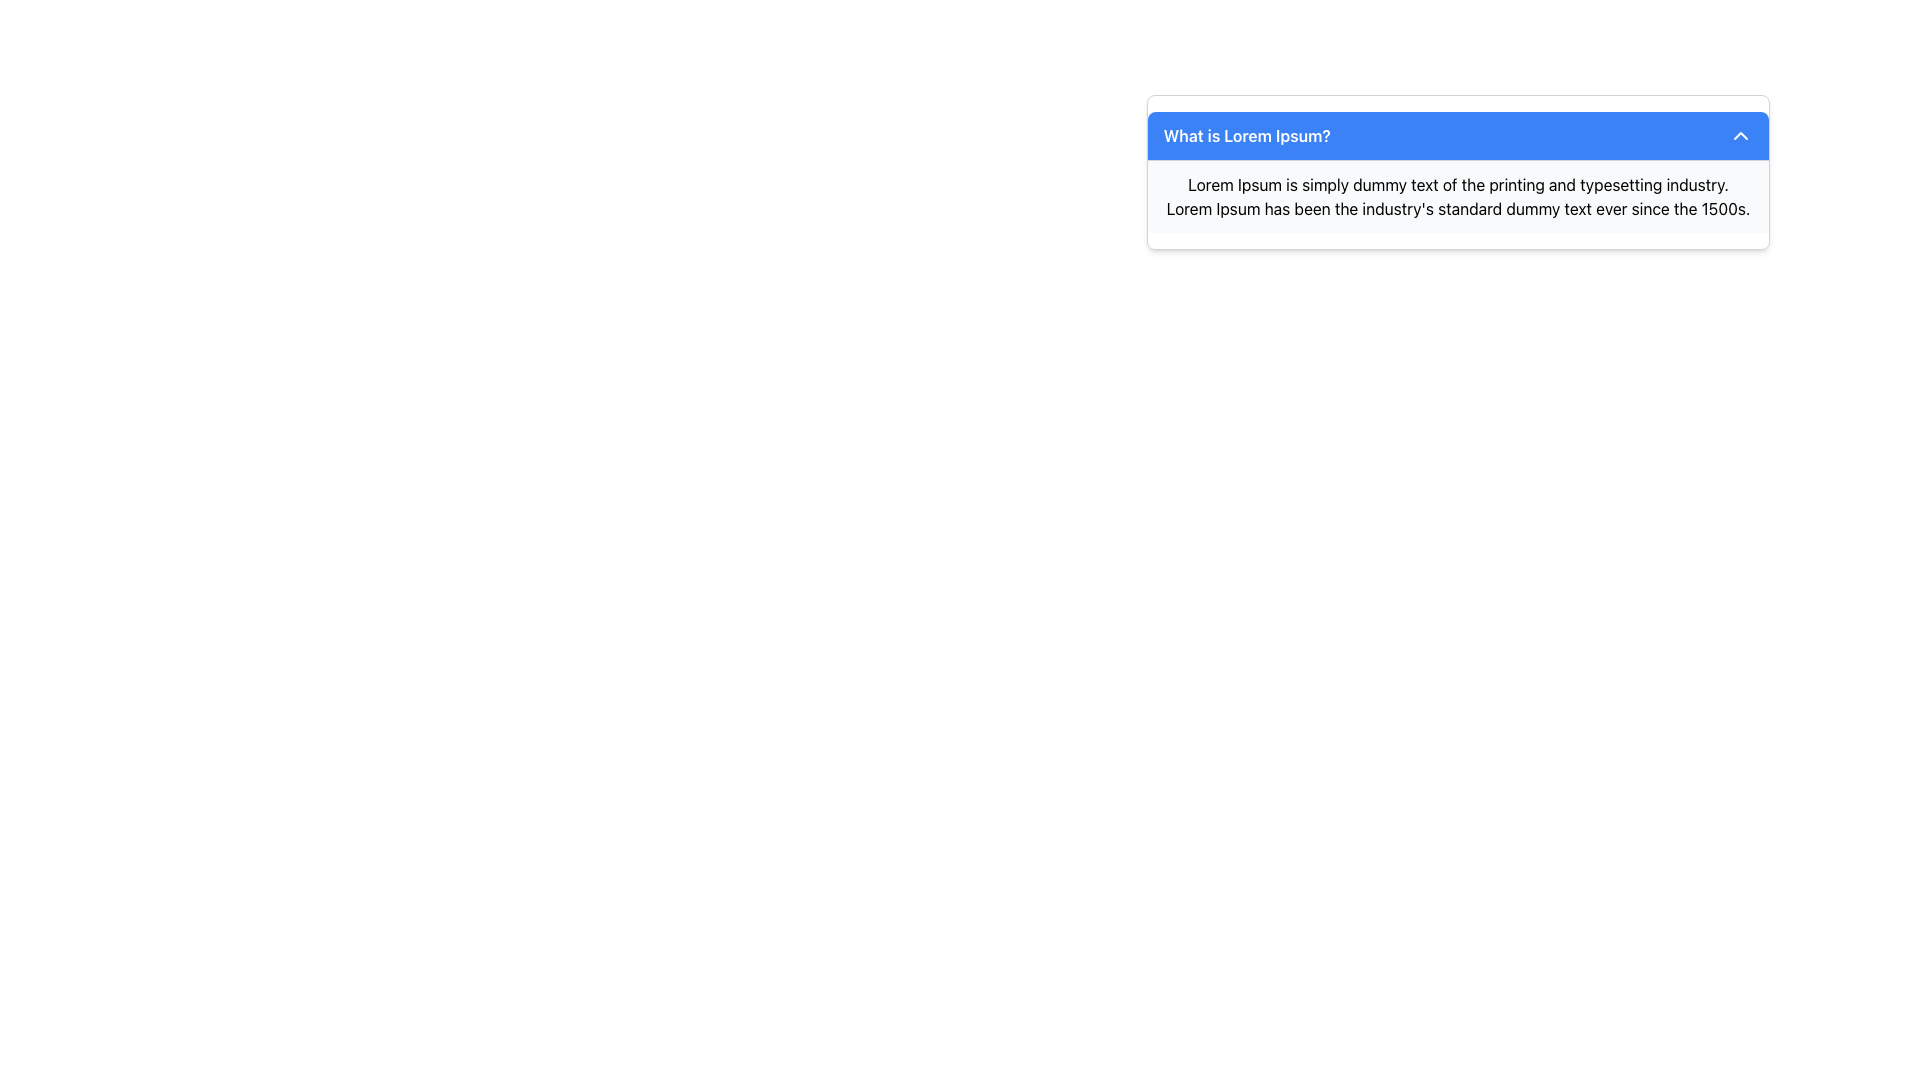  I want to click on the descriptive text block located immediately below the blue header titled 'What is Lorem Ipsum?', so click(1458, 196).